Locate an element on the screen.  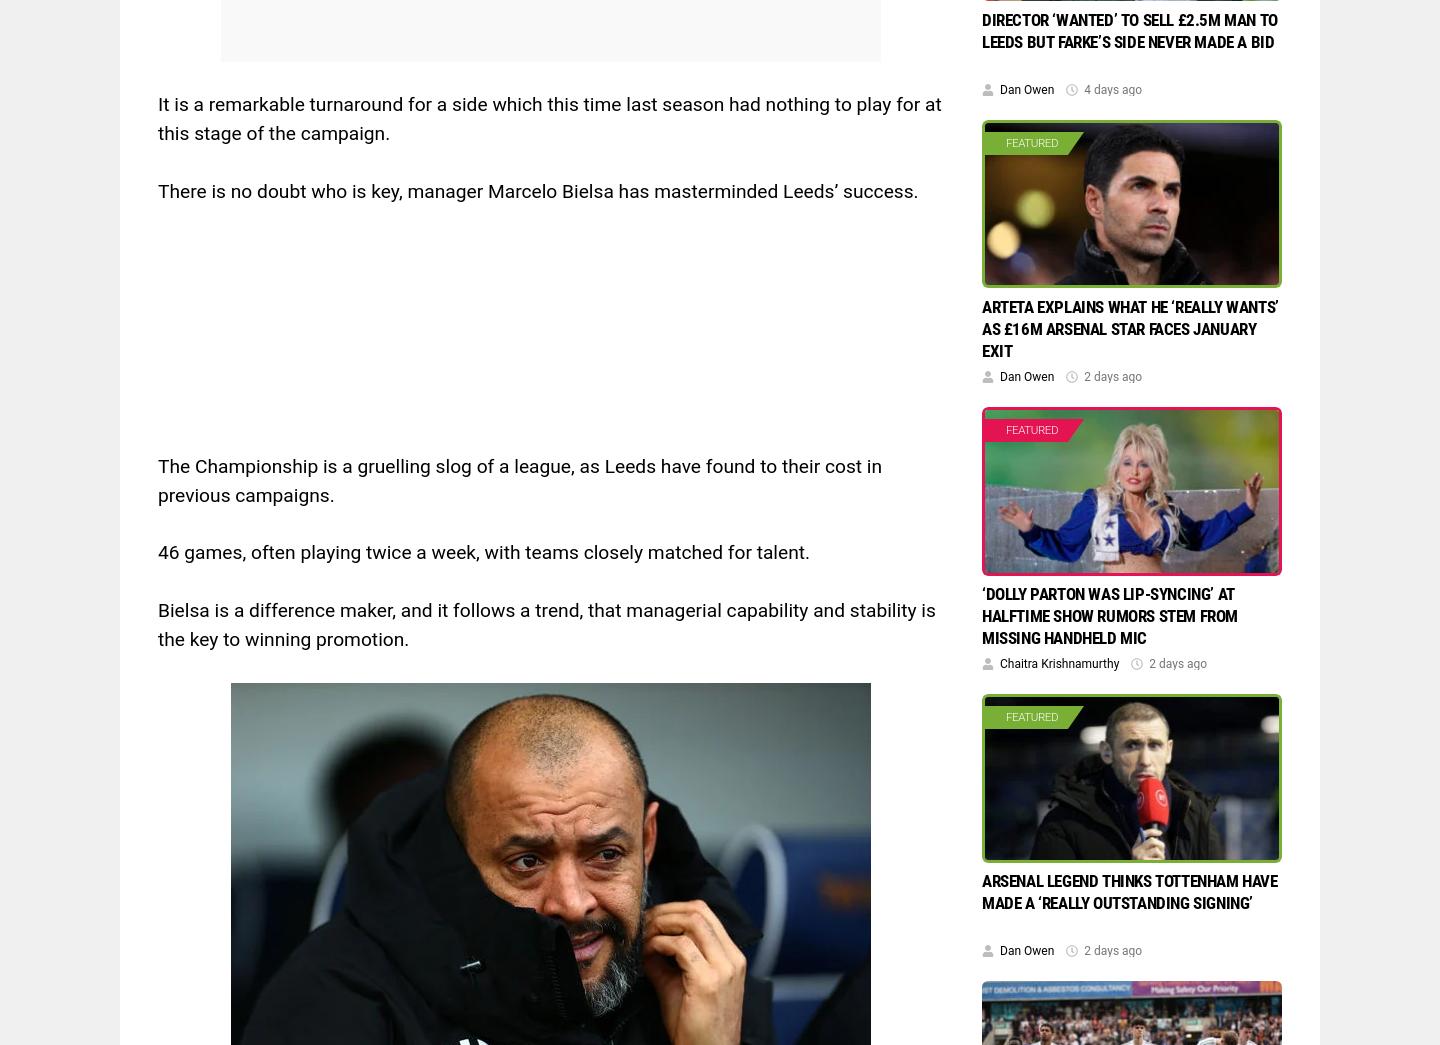
'4 days ago' is located at coordinates (1083, 89).